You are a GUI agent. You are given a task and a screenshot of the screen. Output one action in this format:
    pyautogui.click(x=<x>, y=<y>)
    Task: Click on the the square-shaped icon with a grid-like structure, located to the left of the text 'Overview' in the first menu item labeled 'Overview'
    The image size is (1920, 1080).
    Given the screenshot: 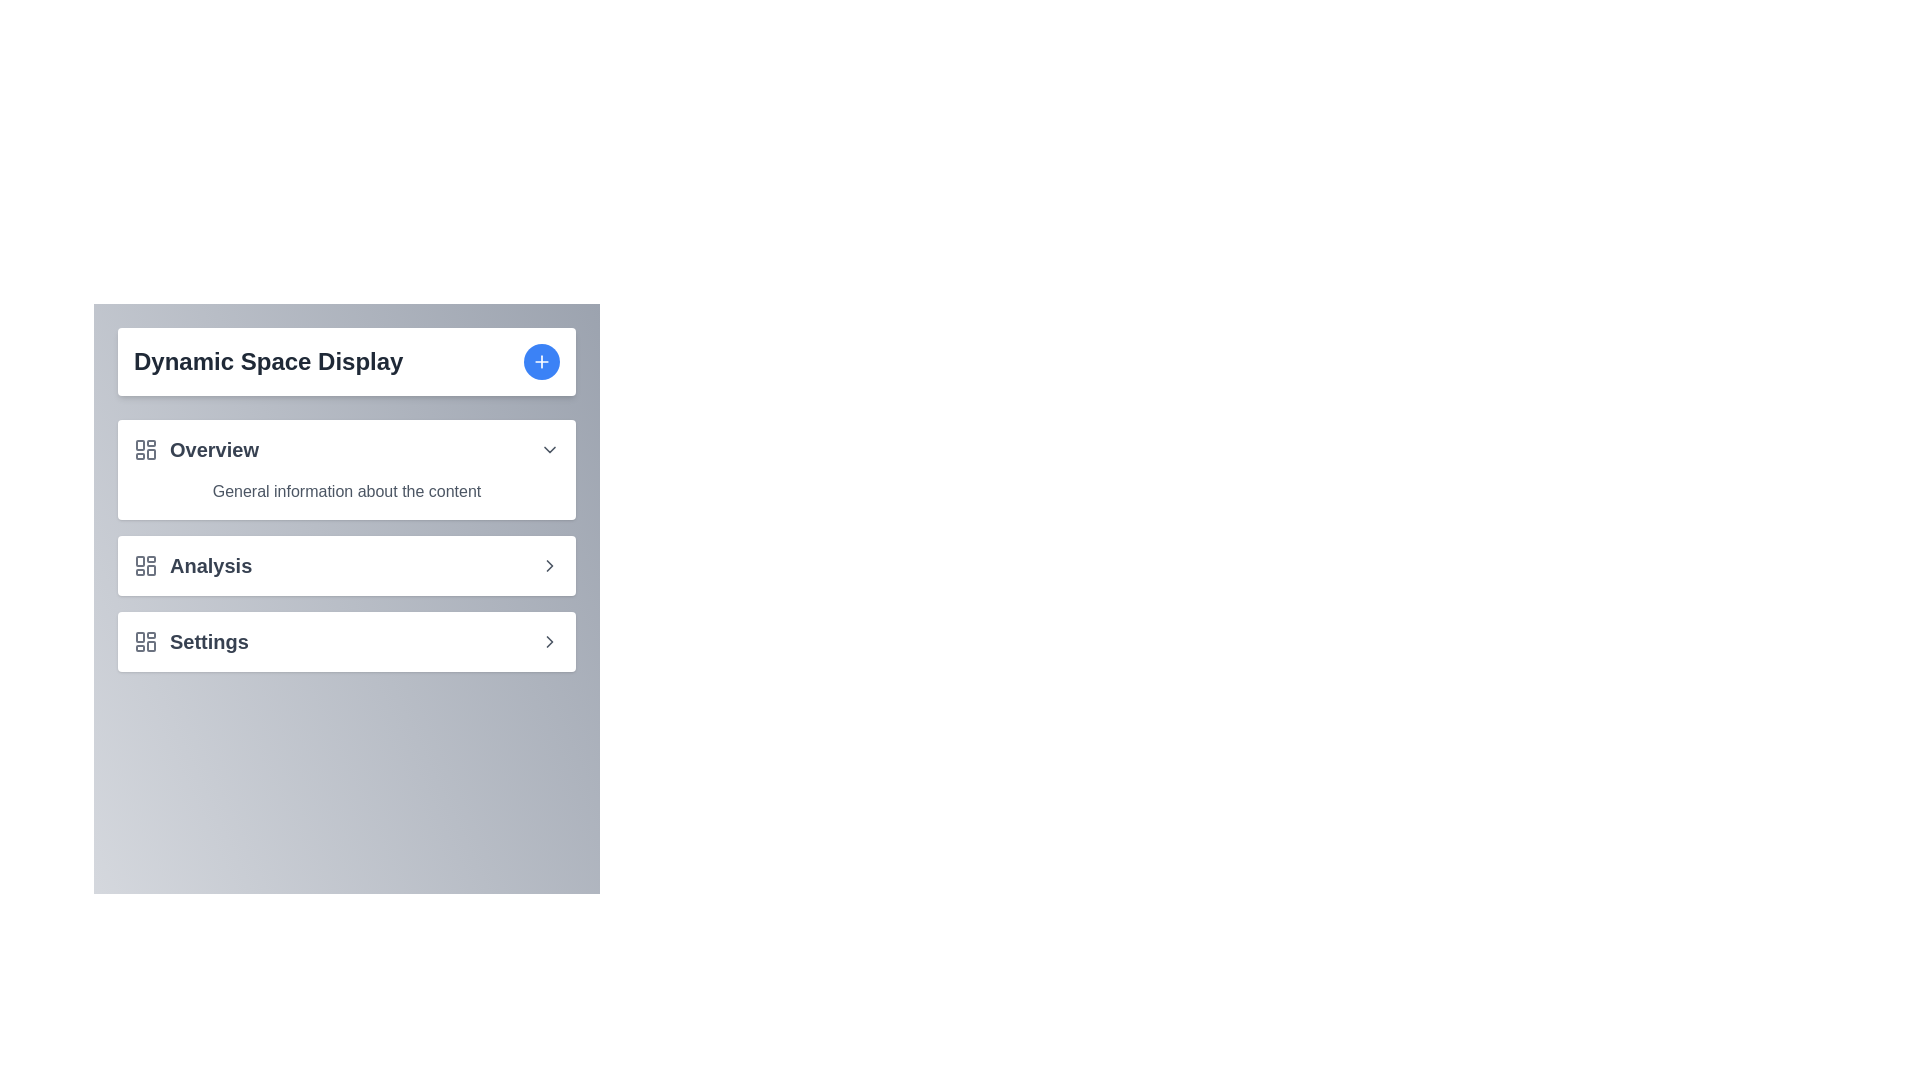 What is the action you would take?
    pyautogui.click(x=144, y=450)
    